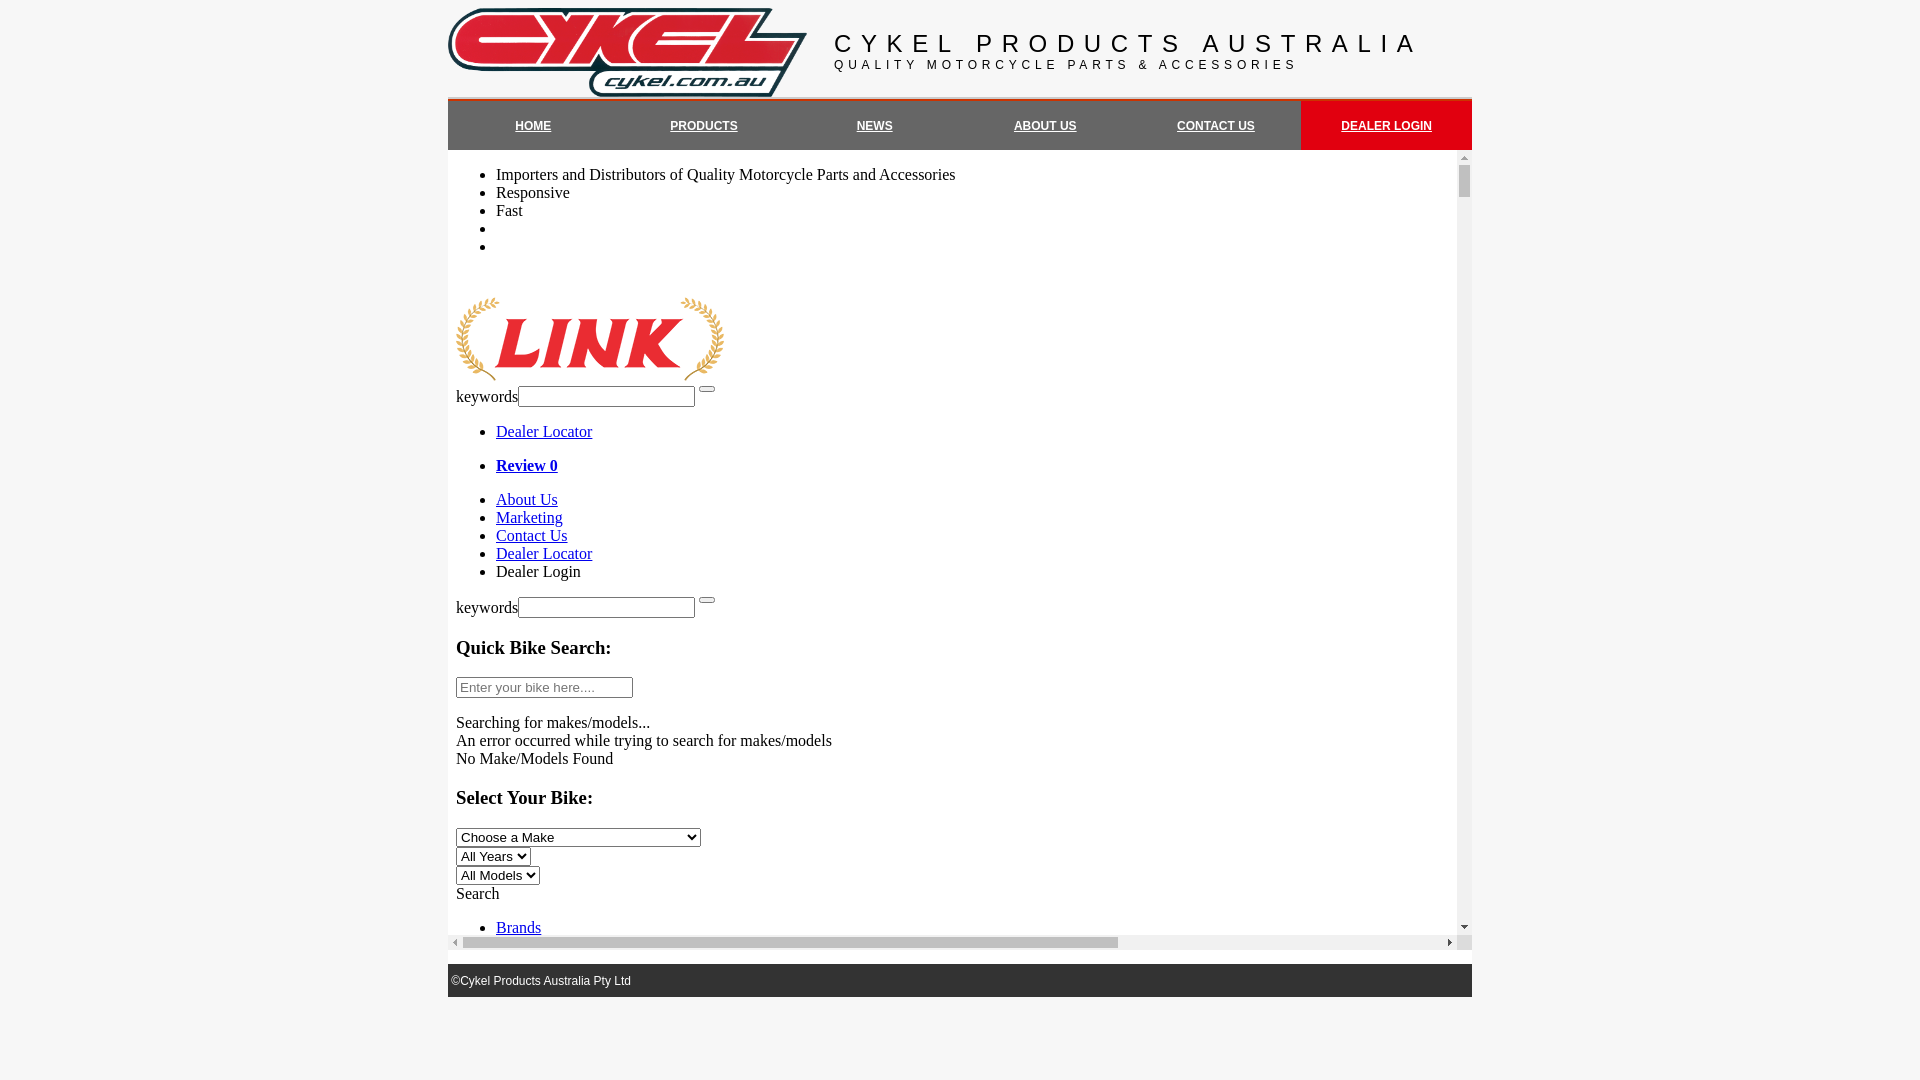 This screenshot has width=1920, height=1080. I want to click on 'CONTACT US', so click(1176, 124).